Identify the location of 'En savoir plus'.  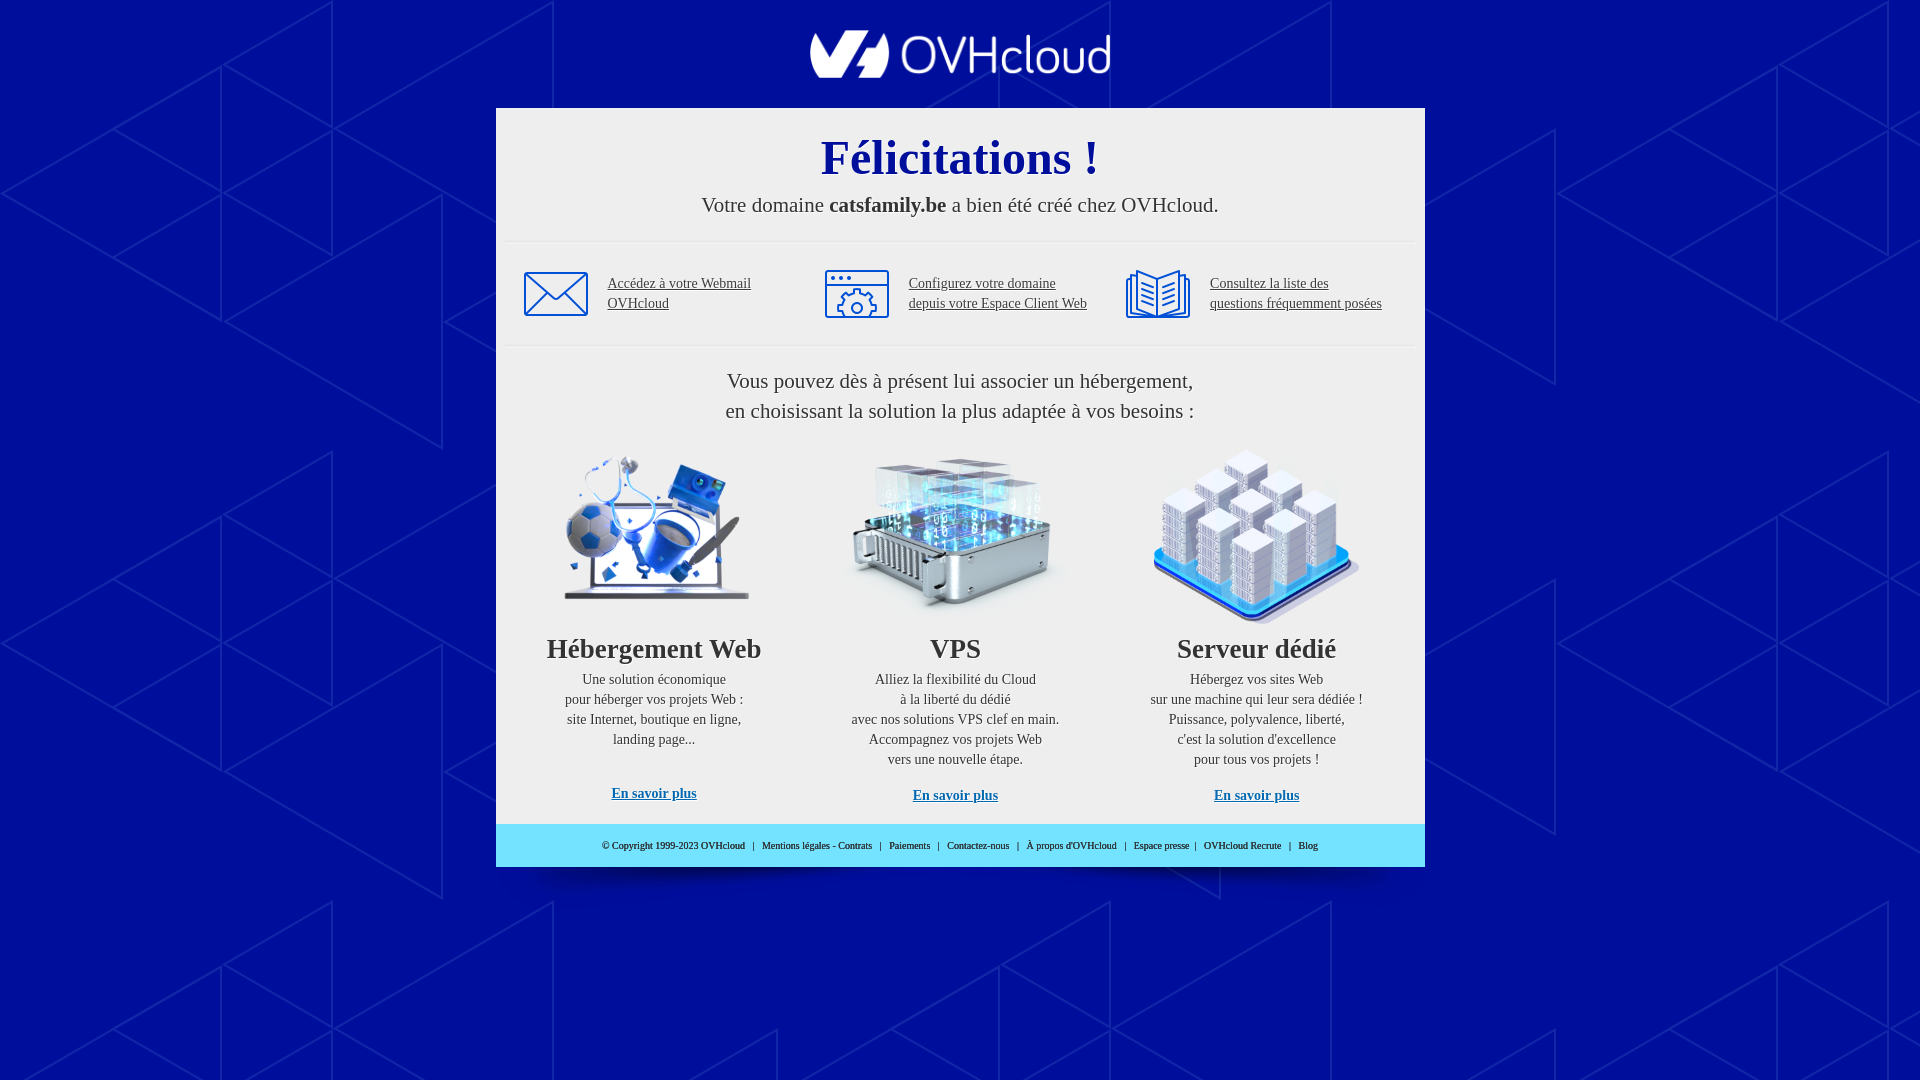
(609, 792).